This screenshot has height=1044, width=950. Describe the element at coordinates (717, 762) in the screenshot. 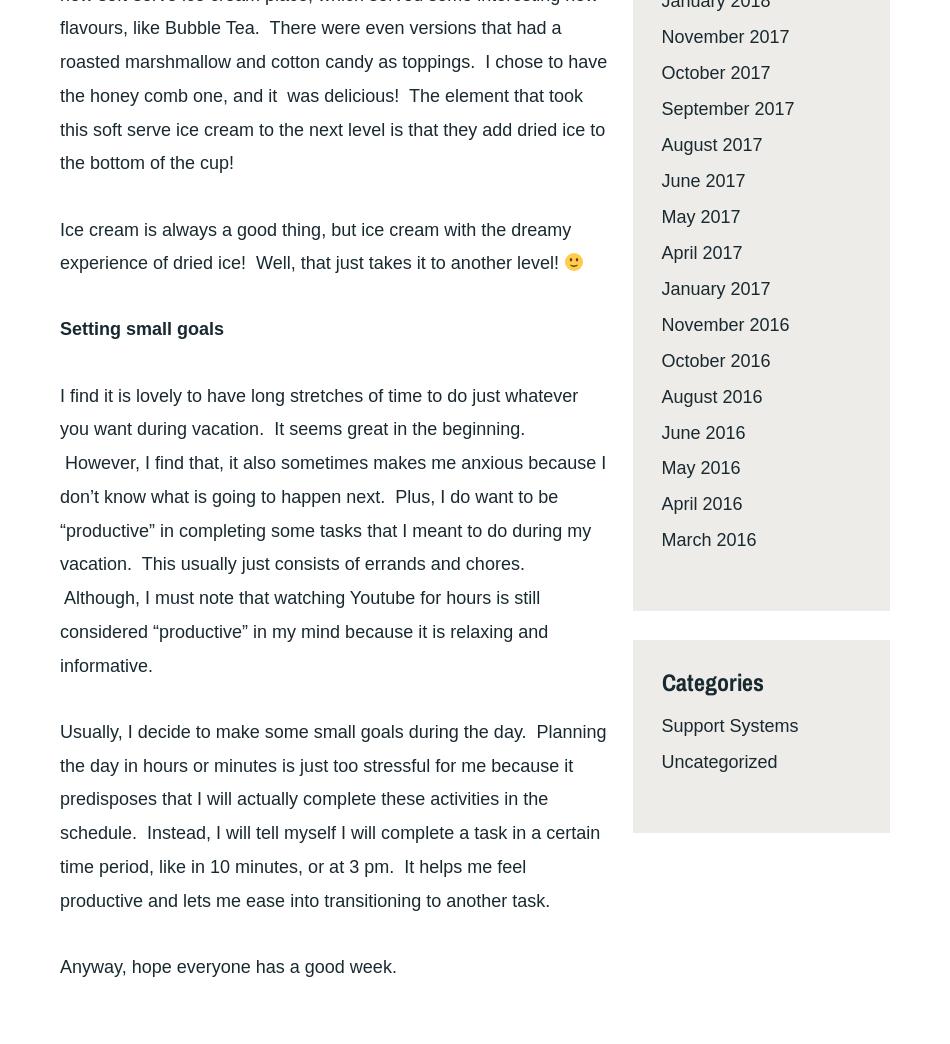

I see `'Uncategorized'` at that location.